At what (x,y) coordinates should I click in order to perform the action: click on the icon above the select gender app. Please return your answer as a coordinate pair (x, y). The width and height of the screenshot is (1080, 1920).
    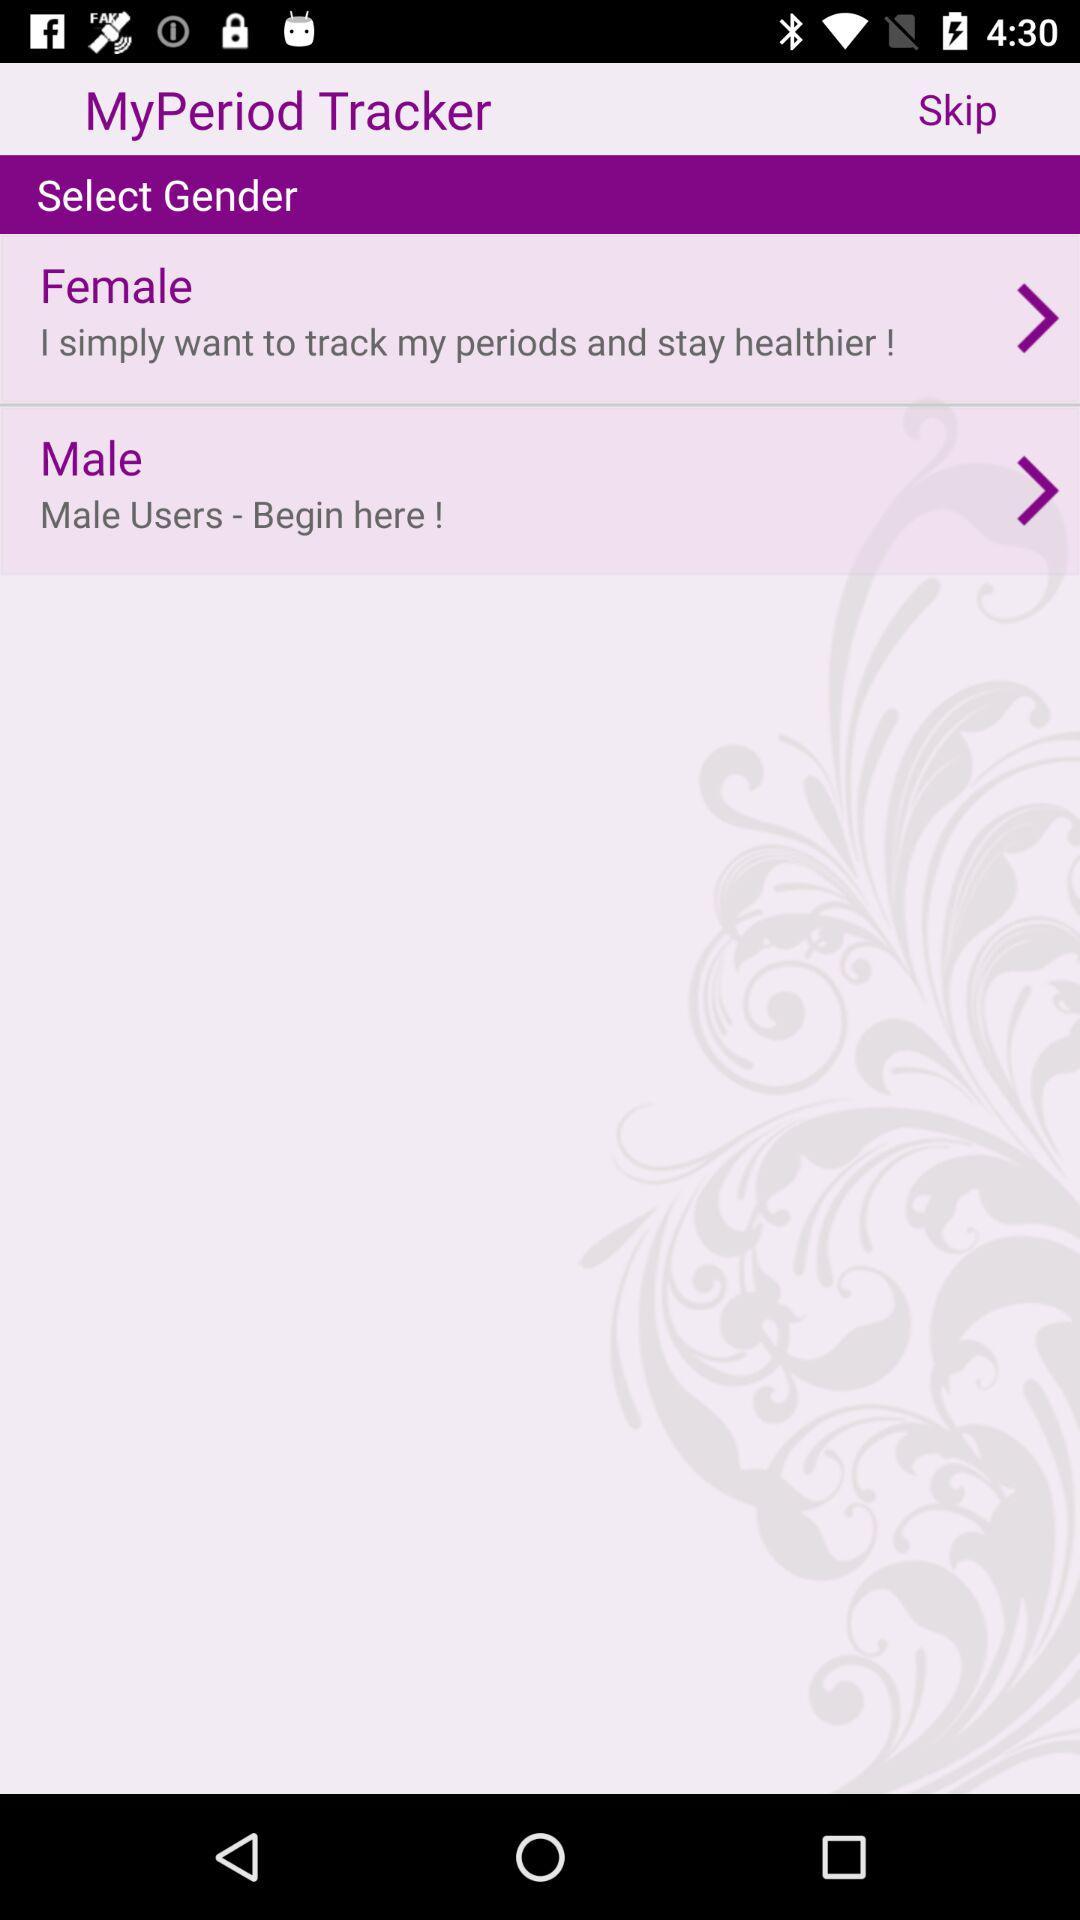
    Looking at the image, I should click on (999, 108).